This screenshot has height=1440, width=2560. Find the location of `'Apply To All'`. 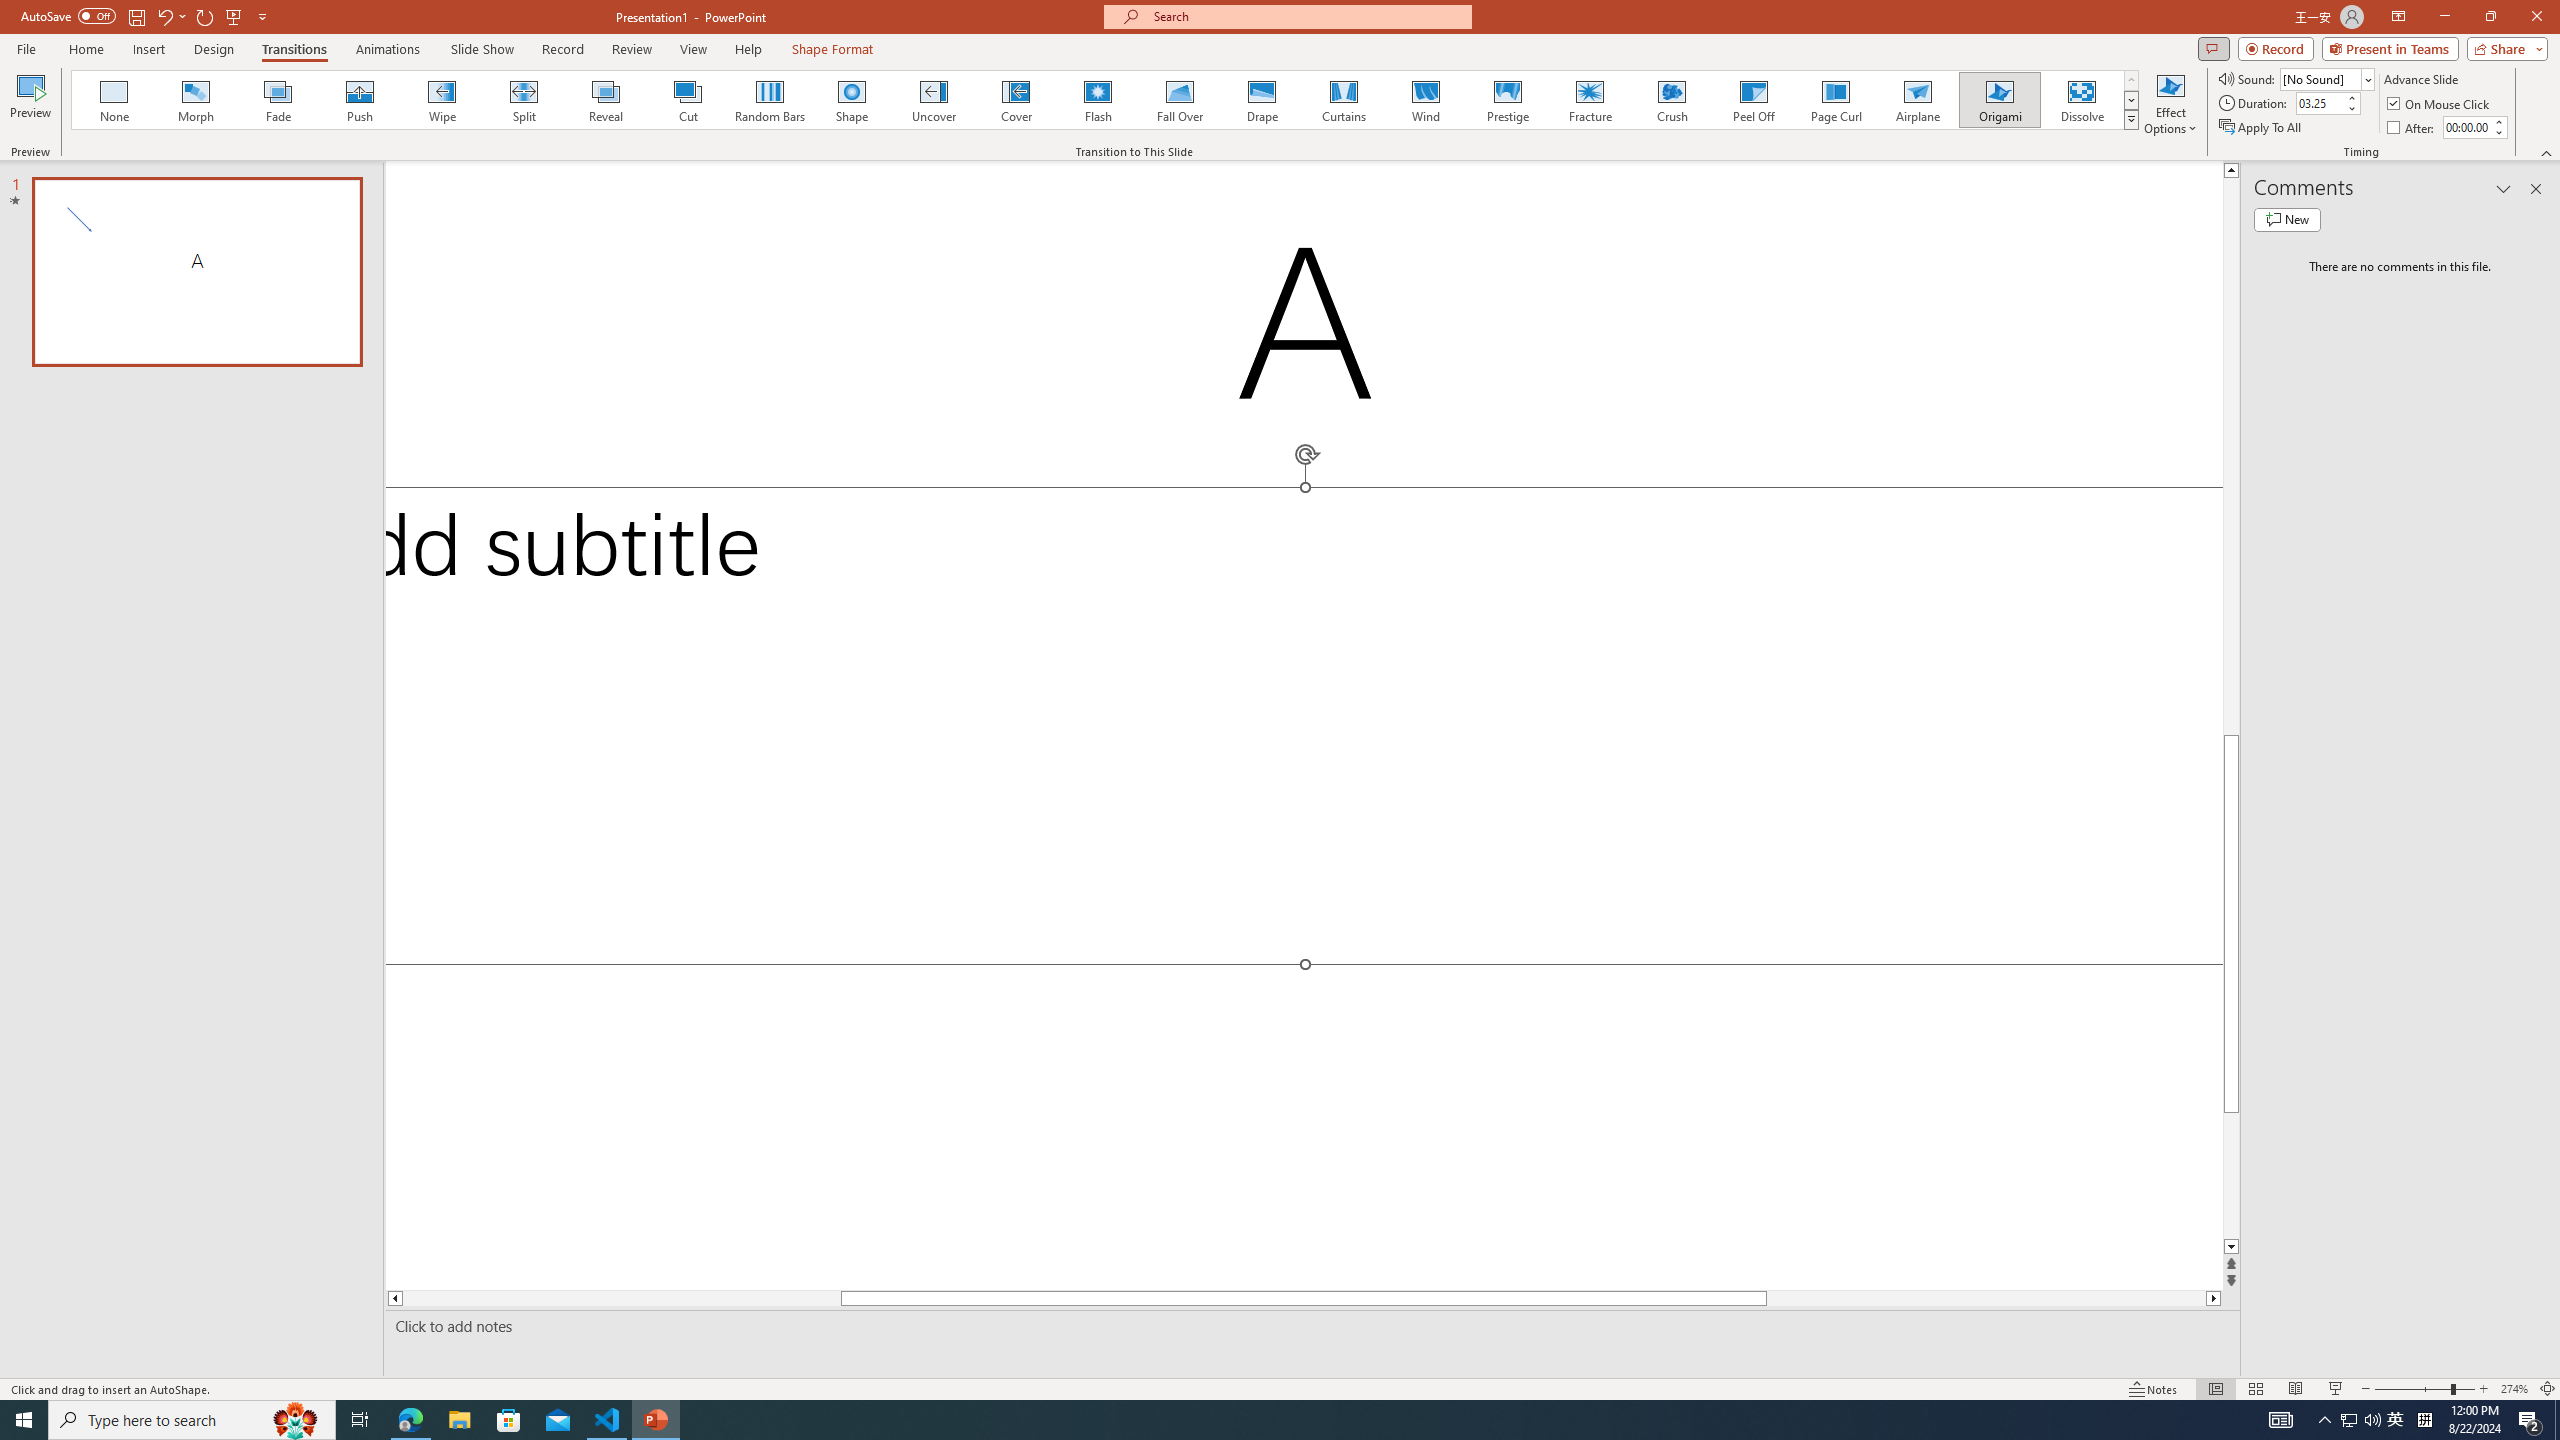

'Apply To All' is located at coordinates (2262, 127).